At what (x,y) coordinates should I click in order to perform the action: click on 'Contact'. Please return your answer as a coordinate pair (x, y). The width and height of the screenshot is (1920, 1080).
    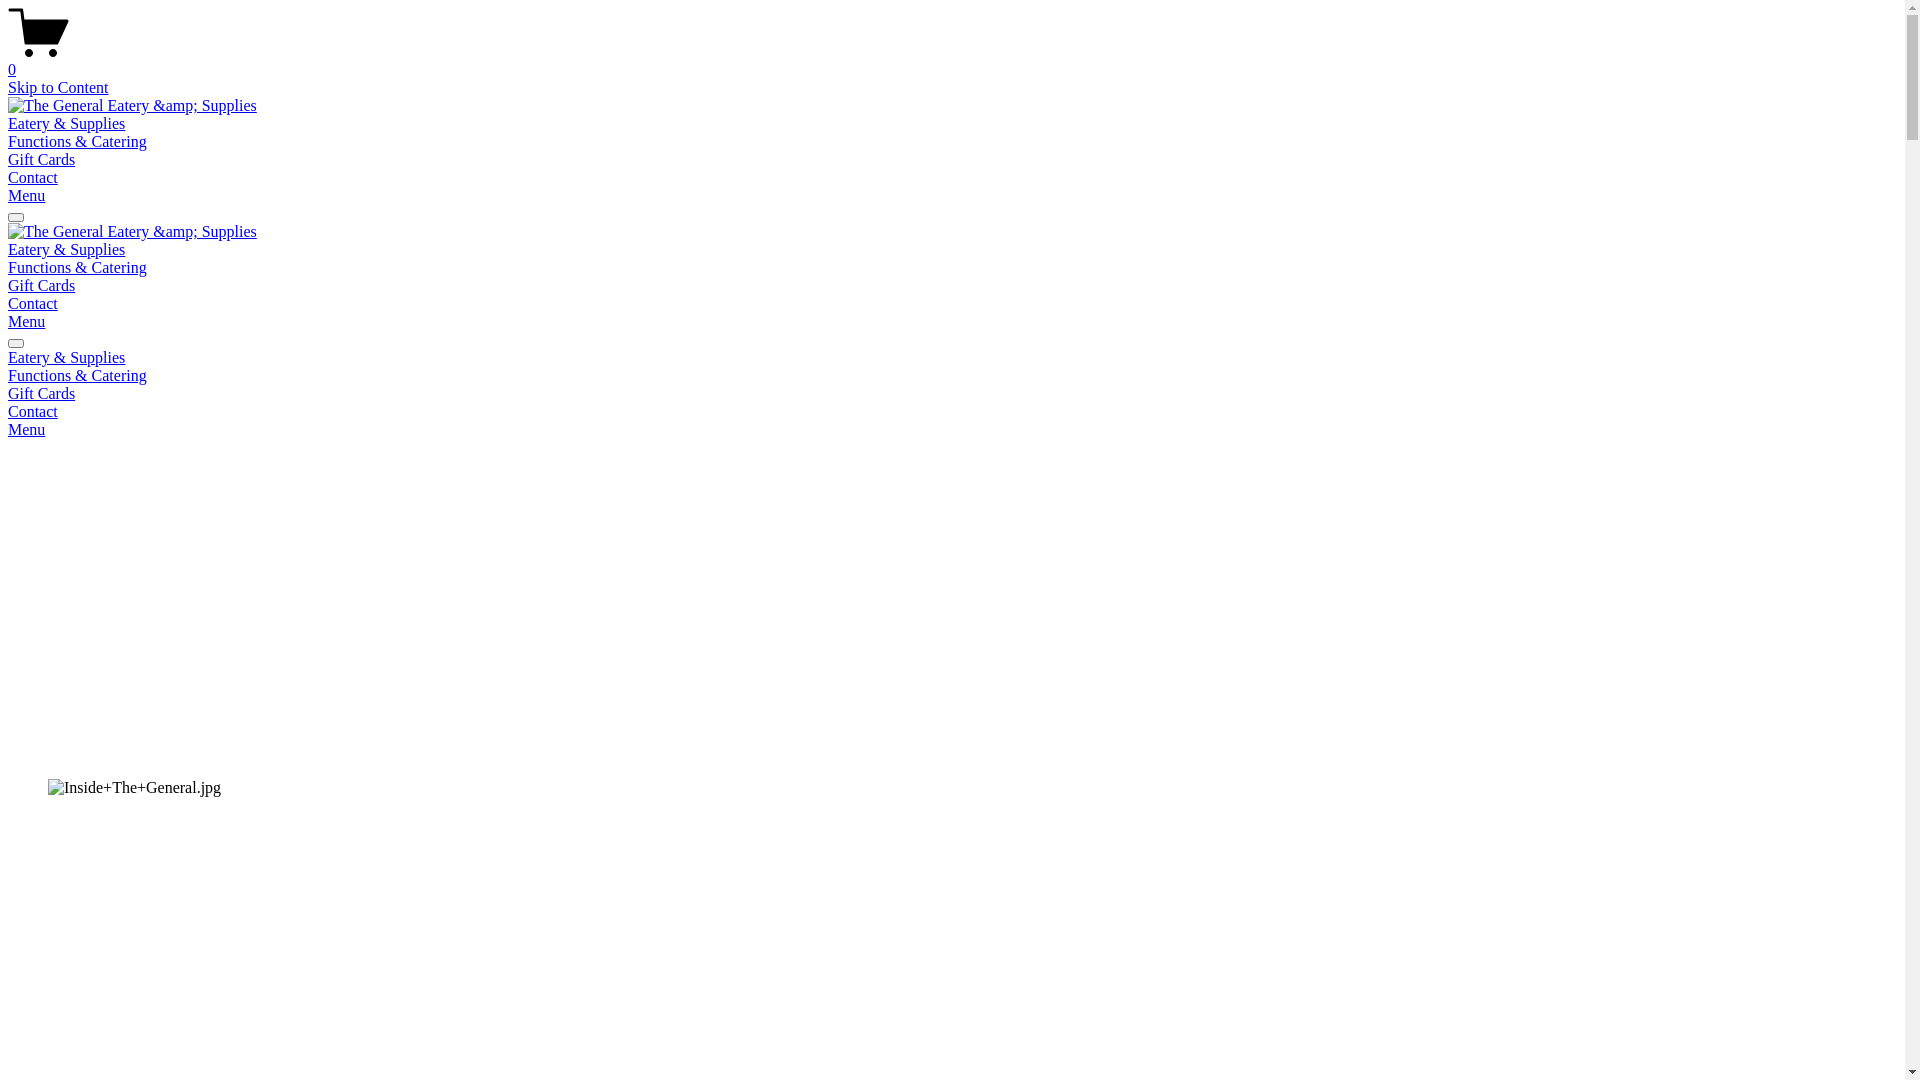
    Looking at the image, I should click on (33, 303).